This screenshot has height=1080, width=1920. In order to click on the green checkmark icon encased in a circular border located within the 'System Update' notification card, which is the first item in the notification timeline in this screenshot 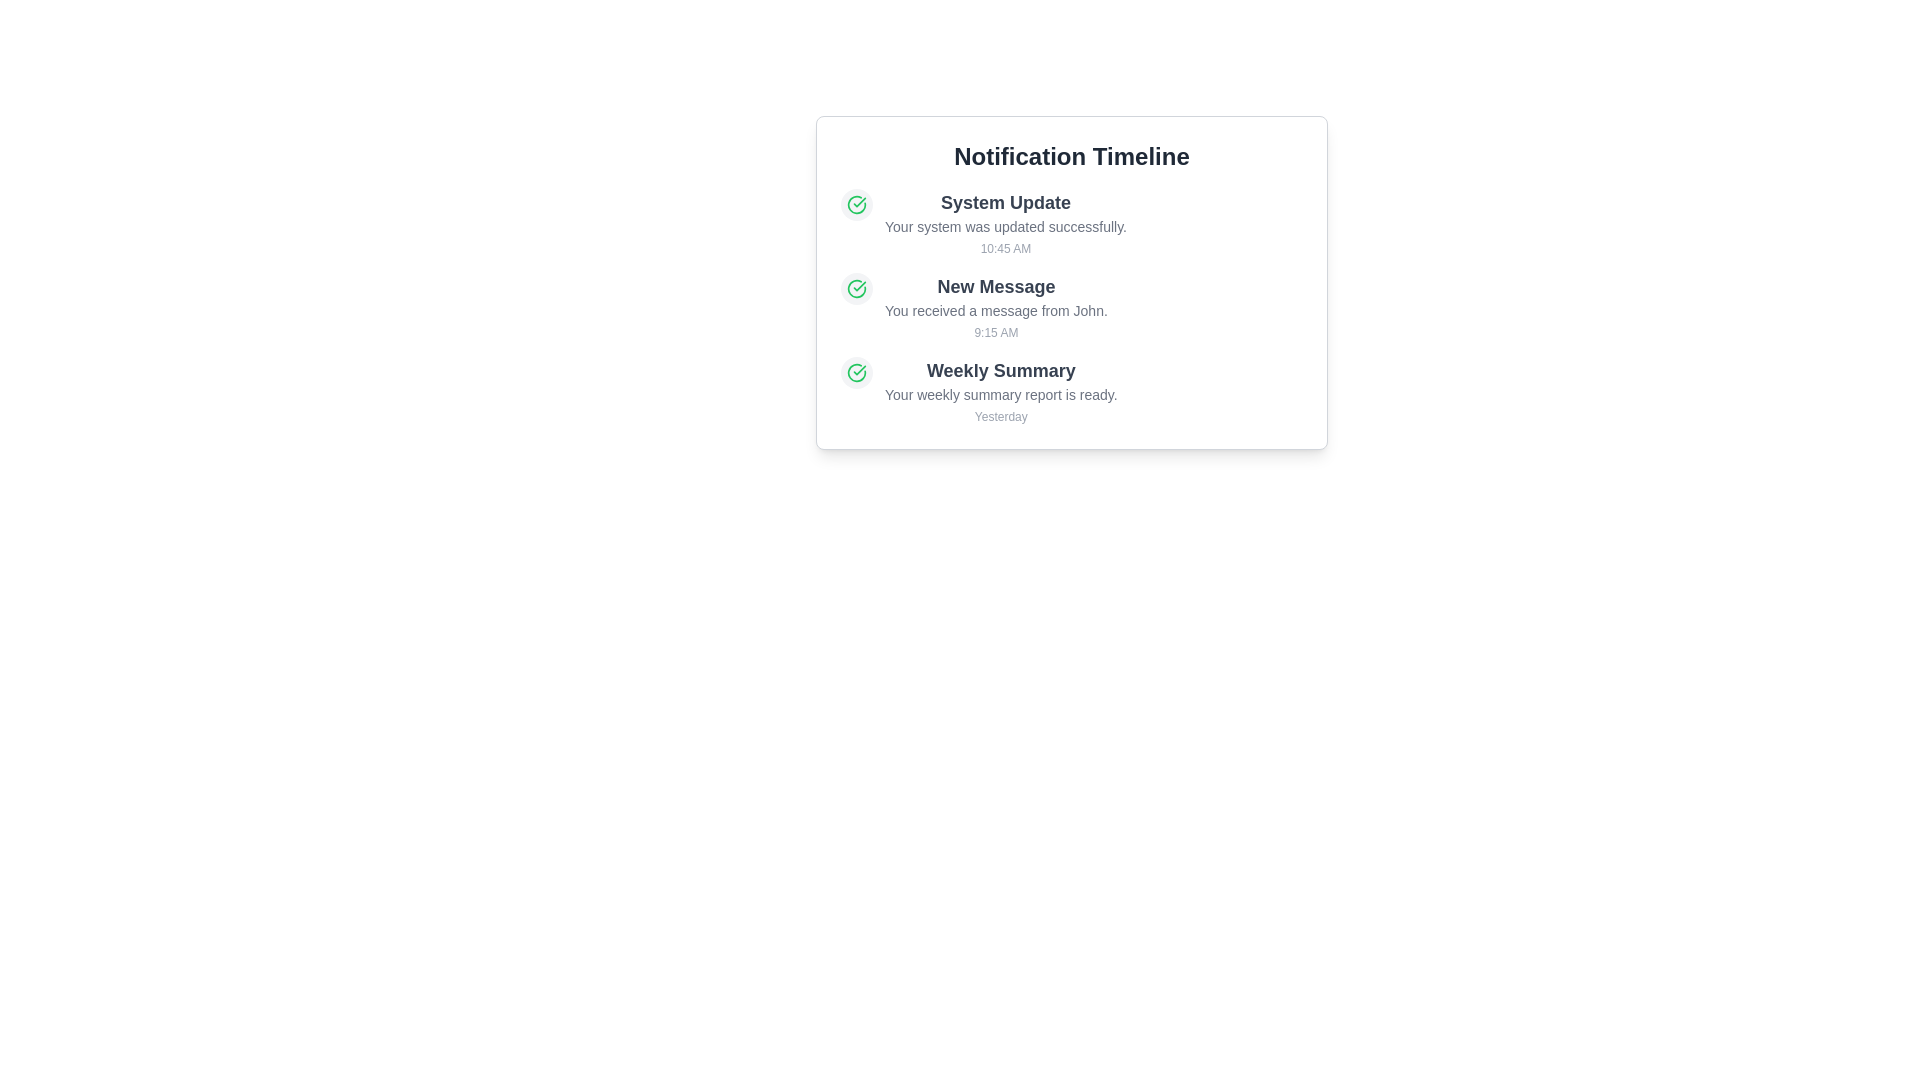, I will do `click(857, 204)`.